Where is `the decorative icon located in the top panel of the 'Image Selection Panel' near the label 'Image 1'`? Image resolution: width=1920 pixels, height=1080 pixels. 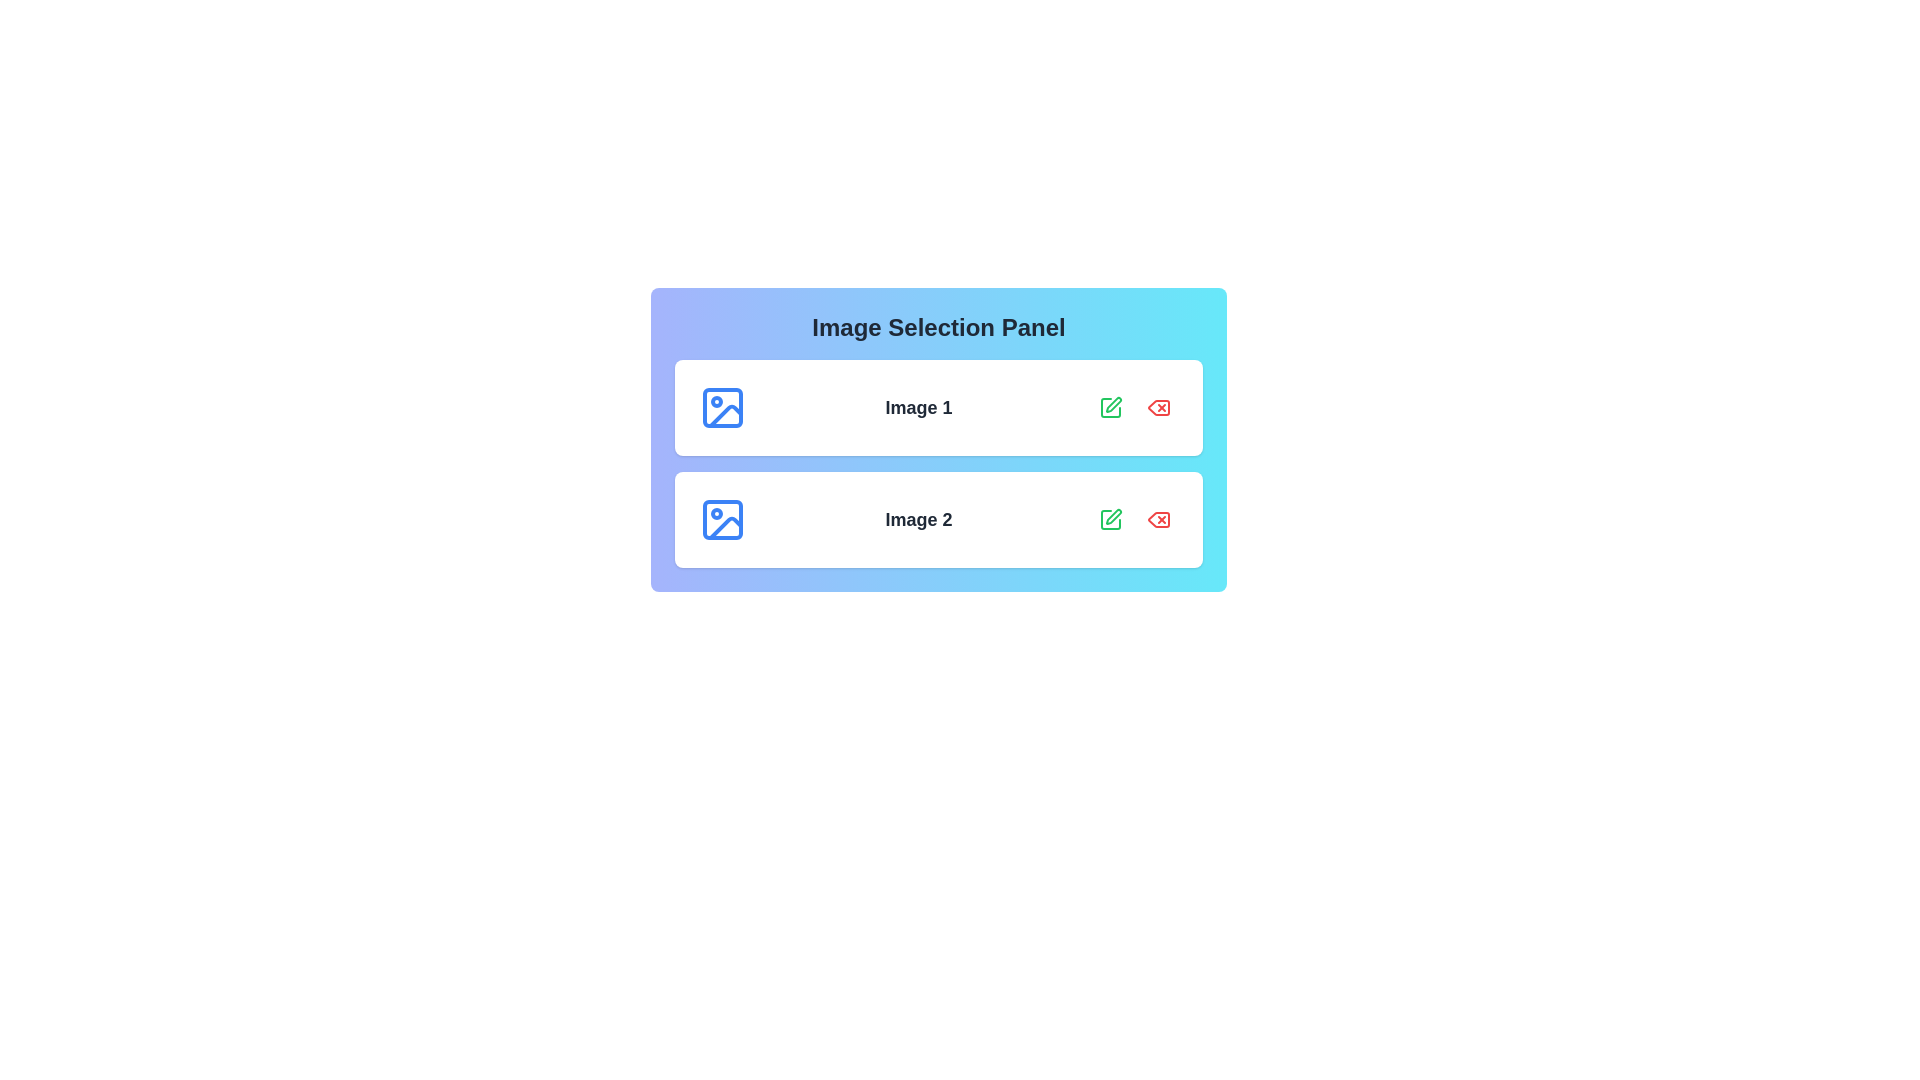 the decorative icon located in the top panel of the 'Image Selection Panel' near the label 'Image 1' is located at coordinates (722, 407).